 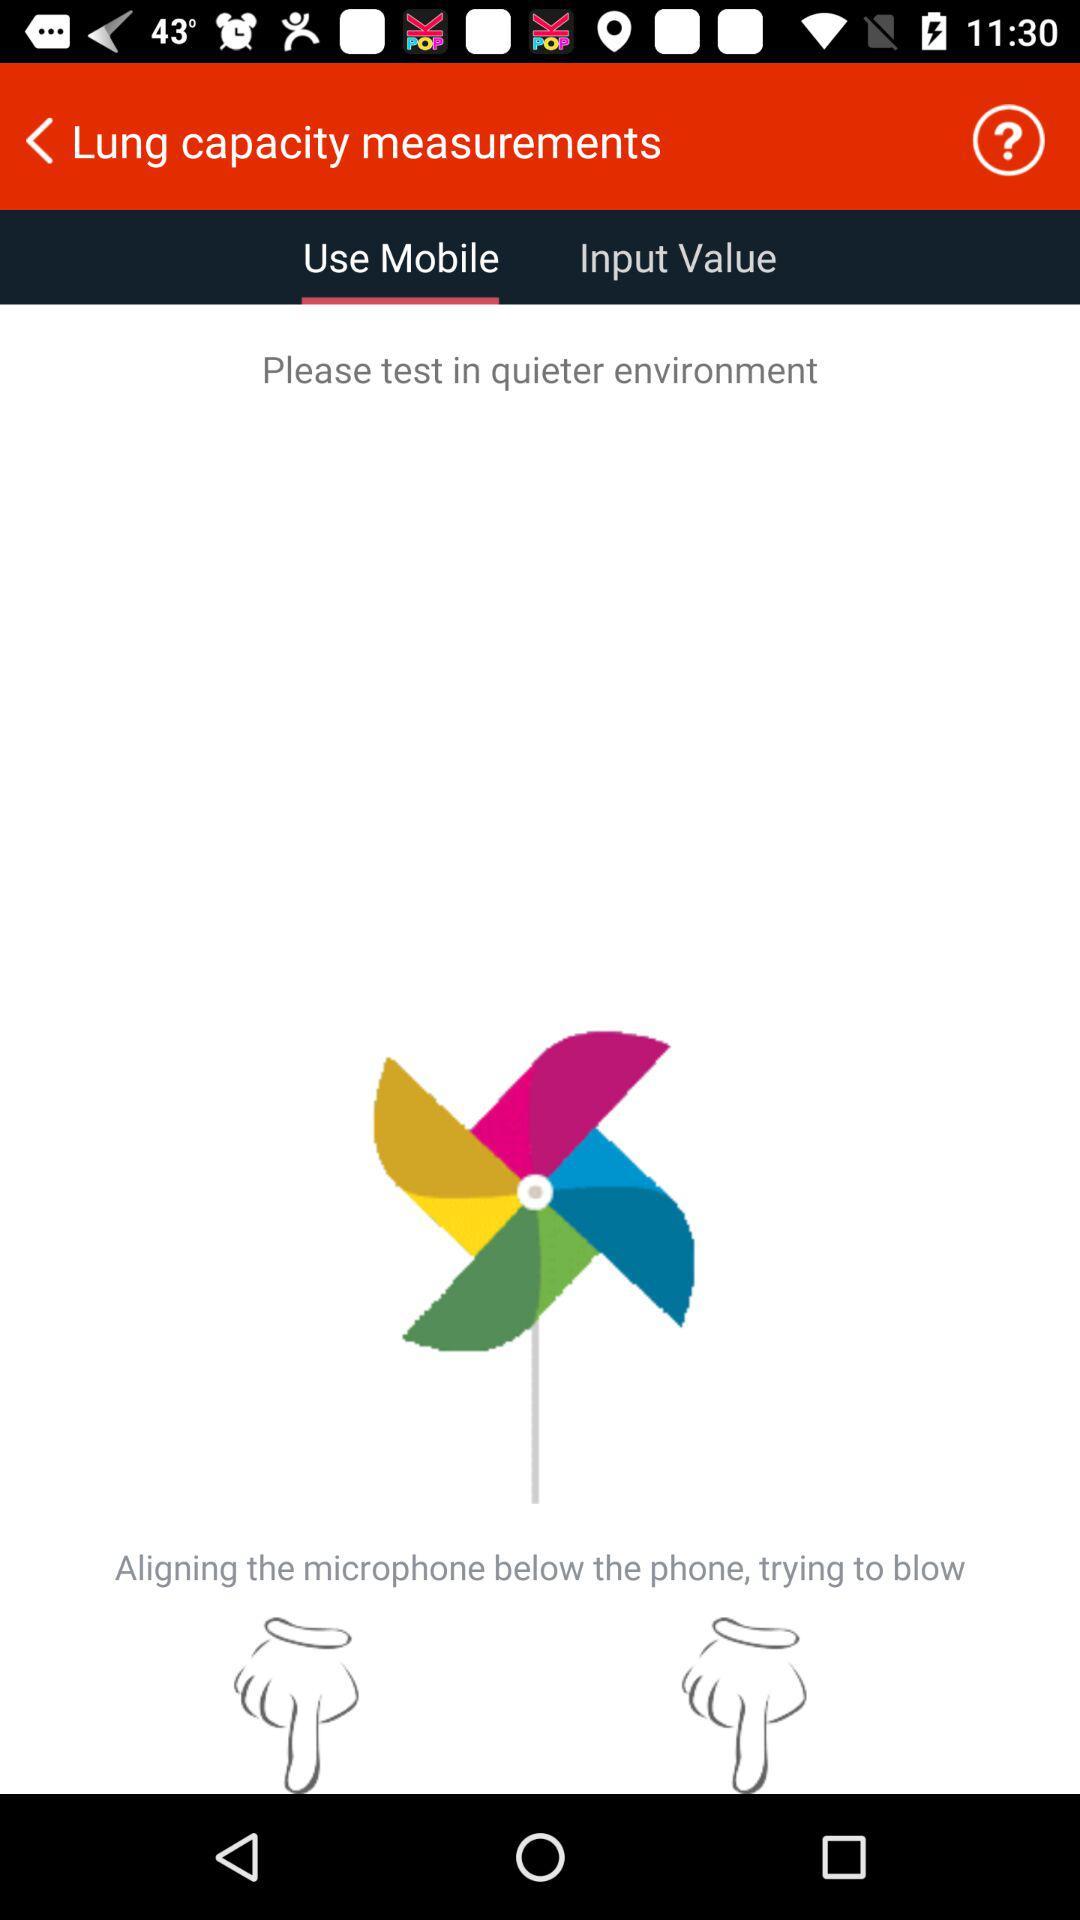 What do you see at coordinates (677, 256) in the screenshot?
I see `the item below lung capacity measurements icon` at bounding box center [677, 256].